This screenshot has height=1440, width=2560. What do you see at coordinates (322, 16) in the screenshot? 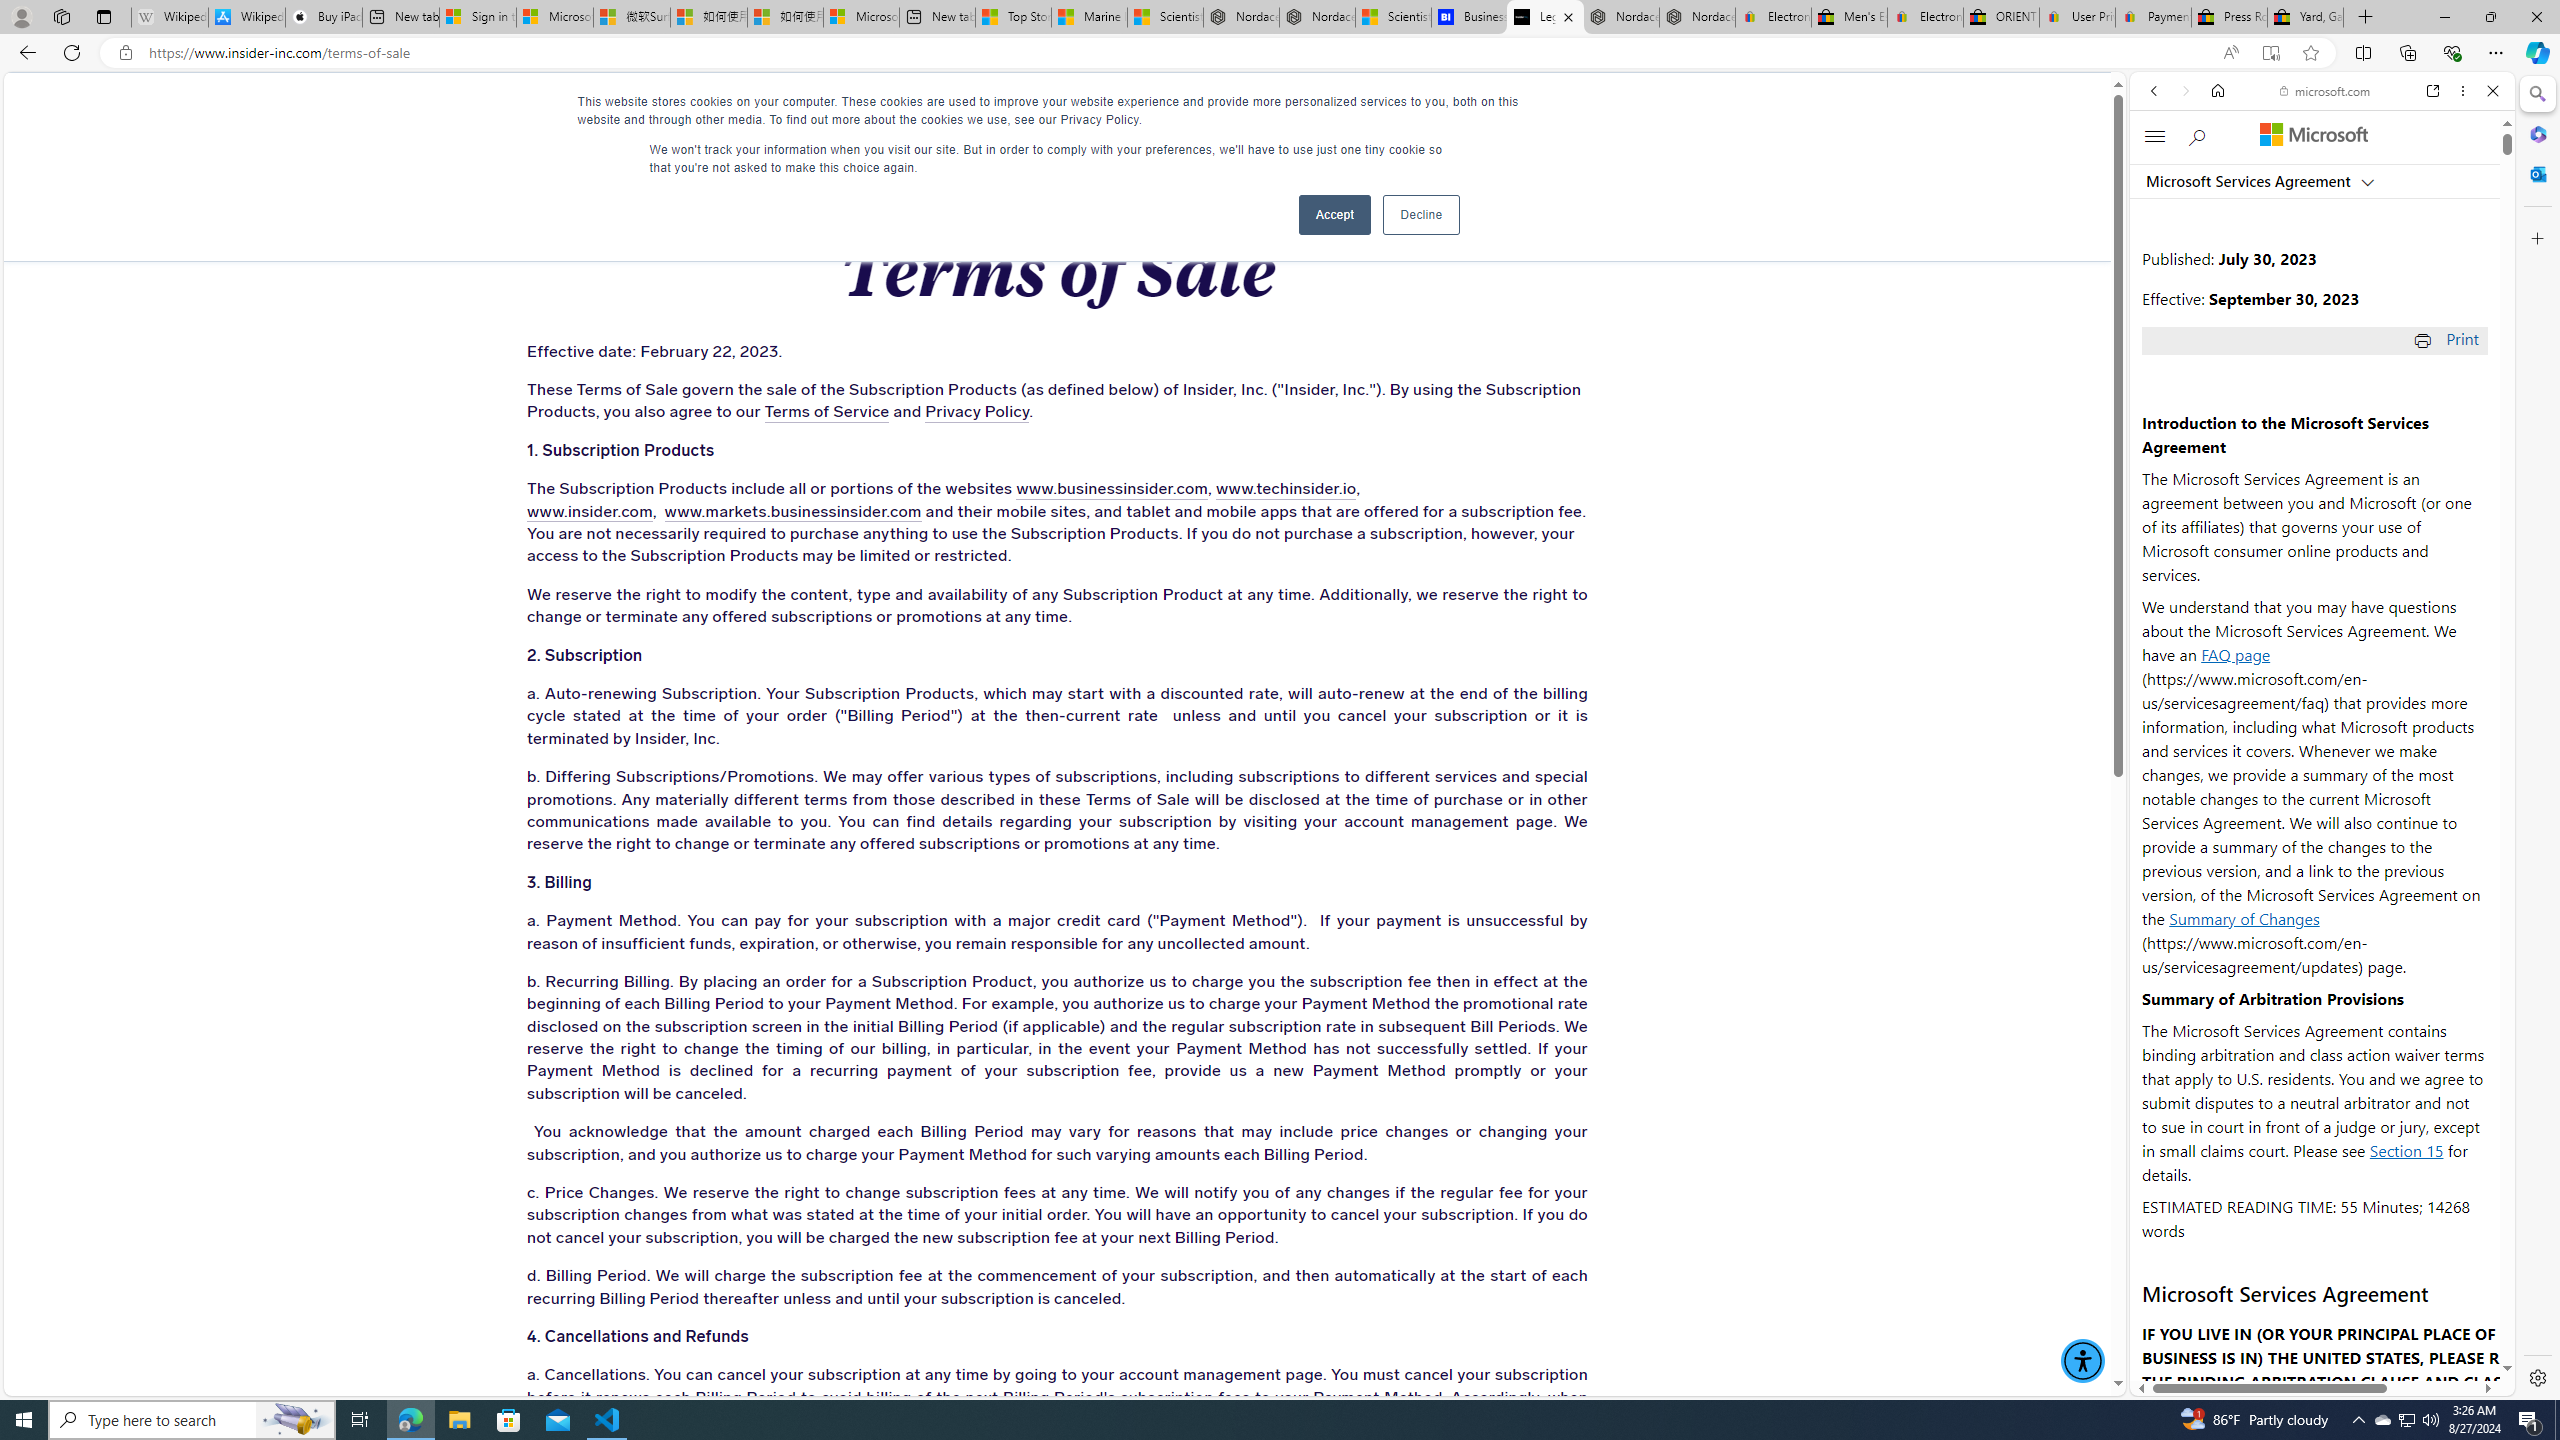
I see `'Buy iPad - Apple'` at bounding box center [322, 16].